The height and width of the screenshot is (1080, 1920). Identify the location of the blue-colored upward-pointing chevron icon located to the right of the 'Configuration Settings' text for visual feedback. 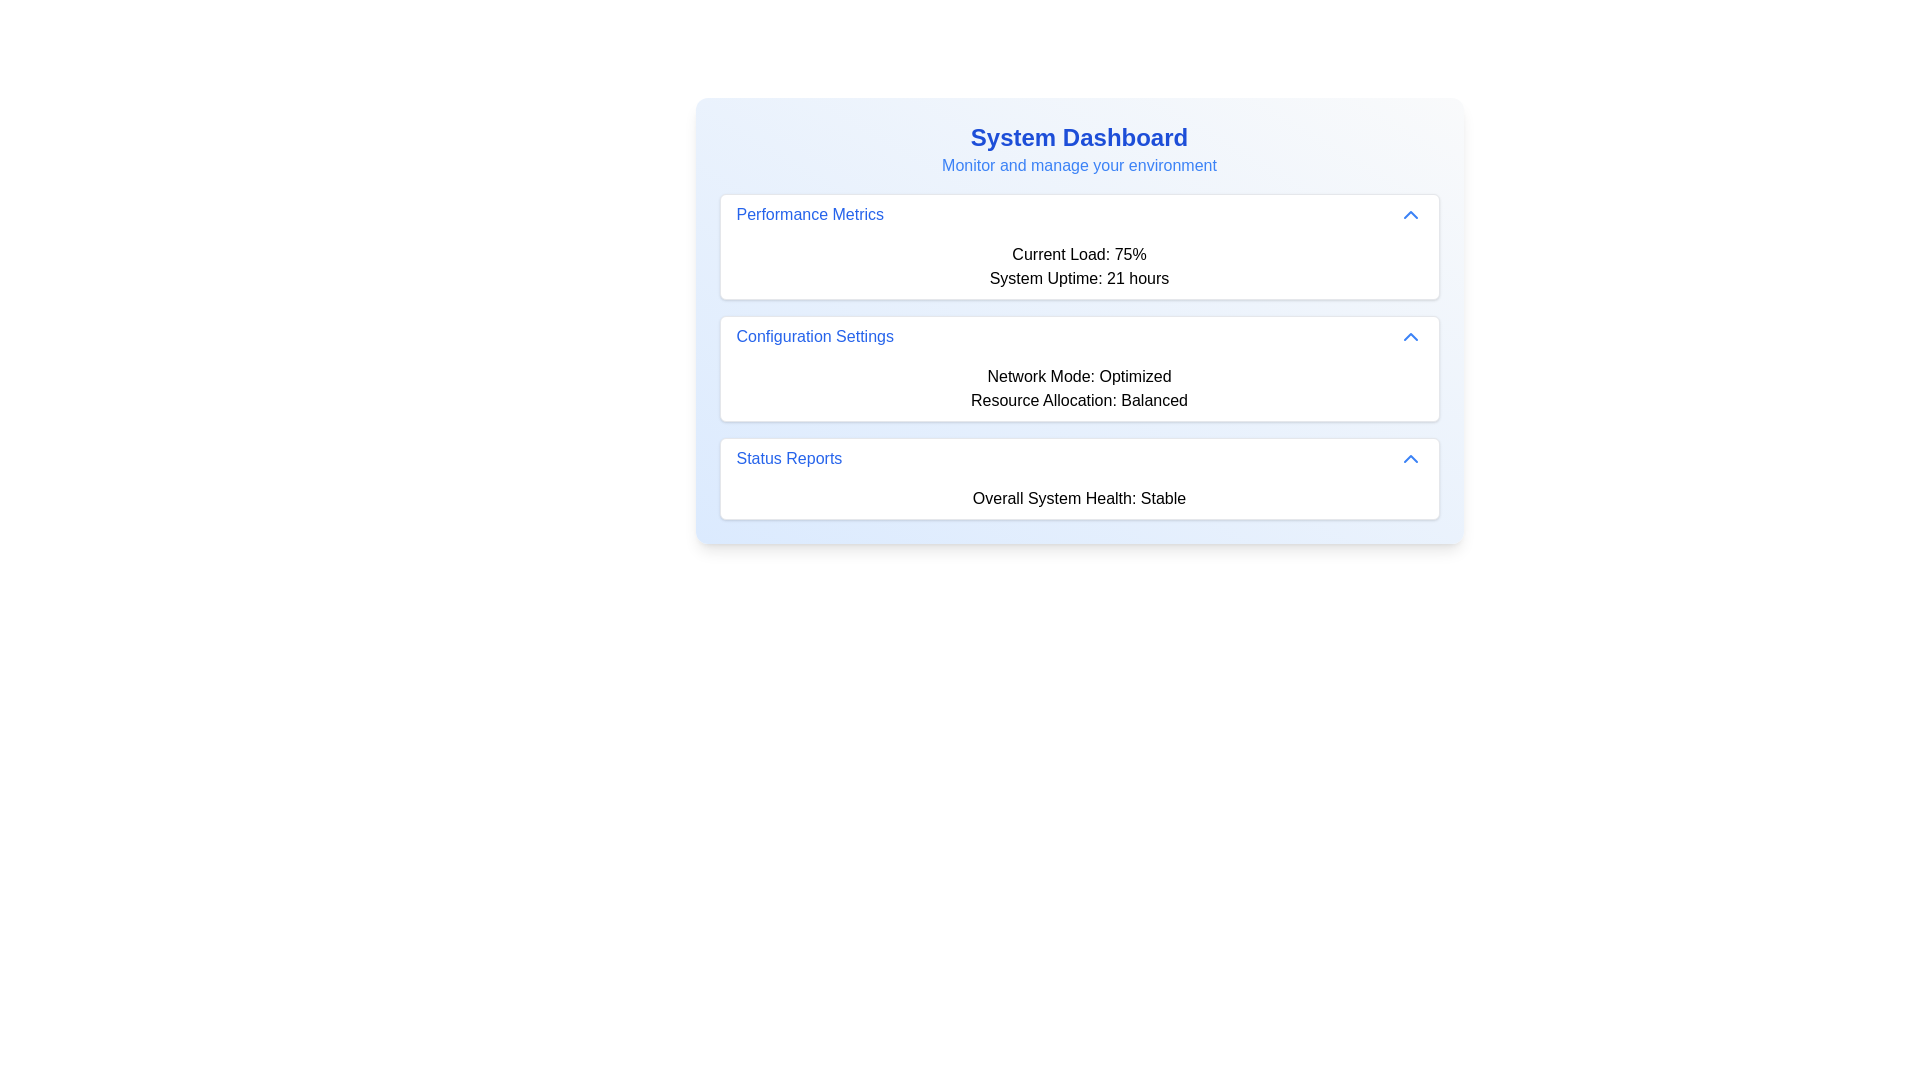
(1409, 335).